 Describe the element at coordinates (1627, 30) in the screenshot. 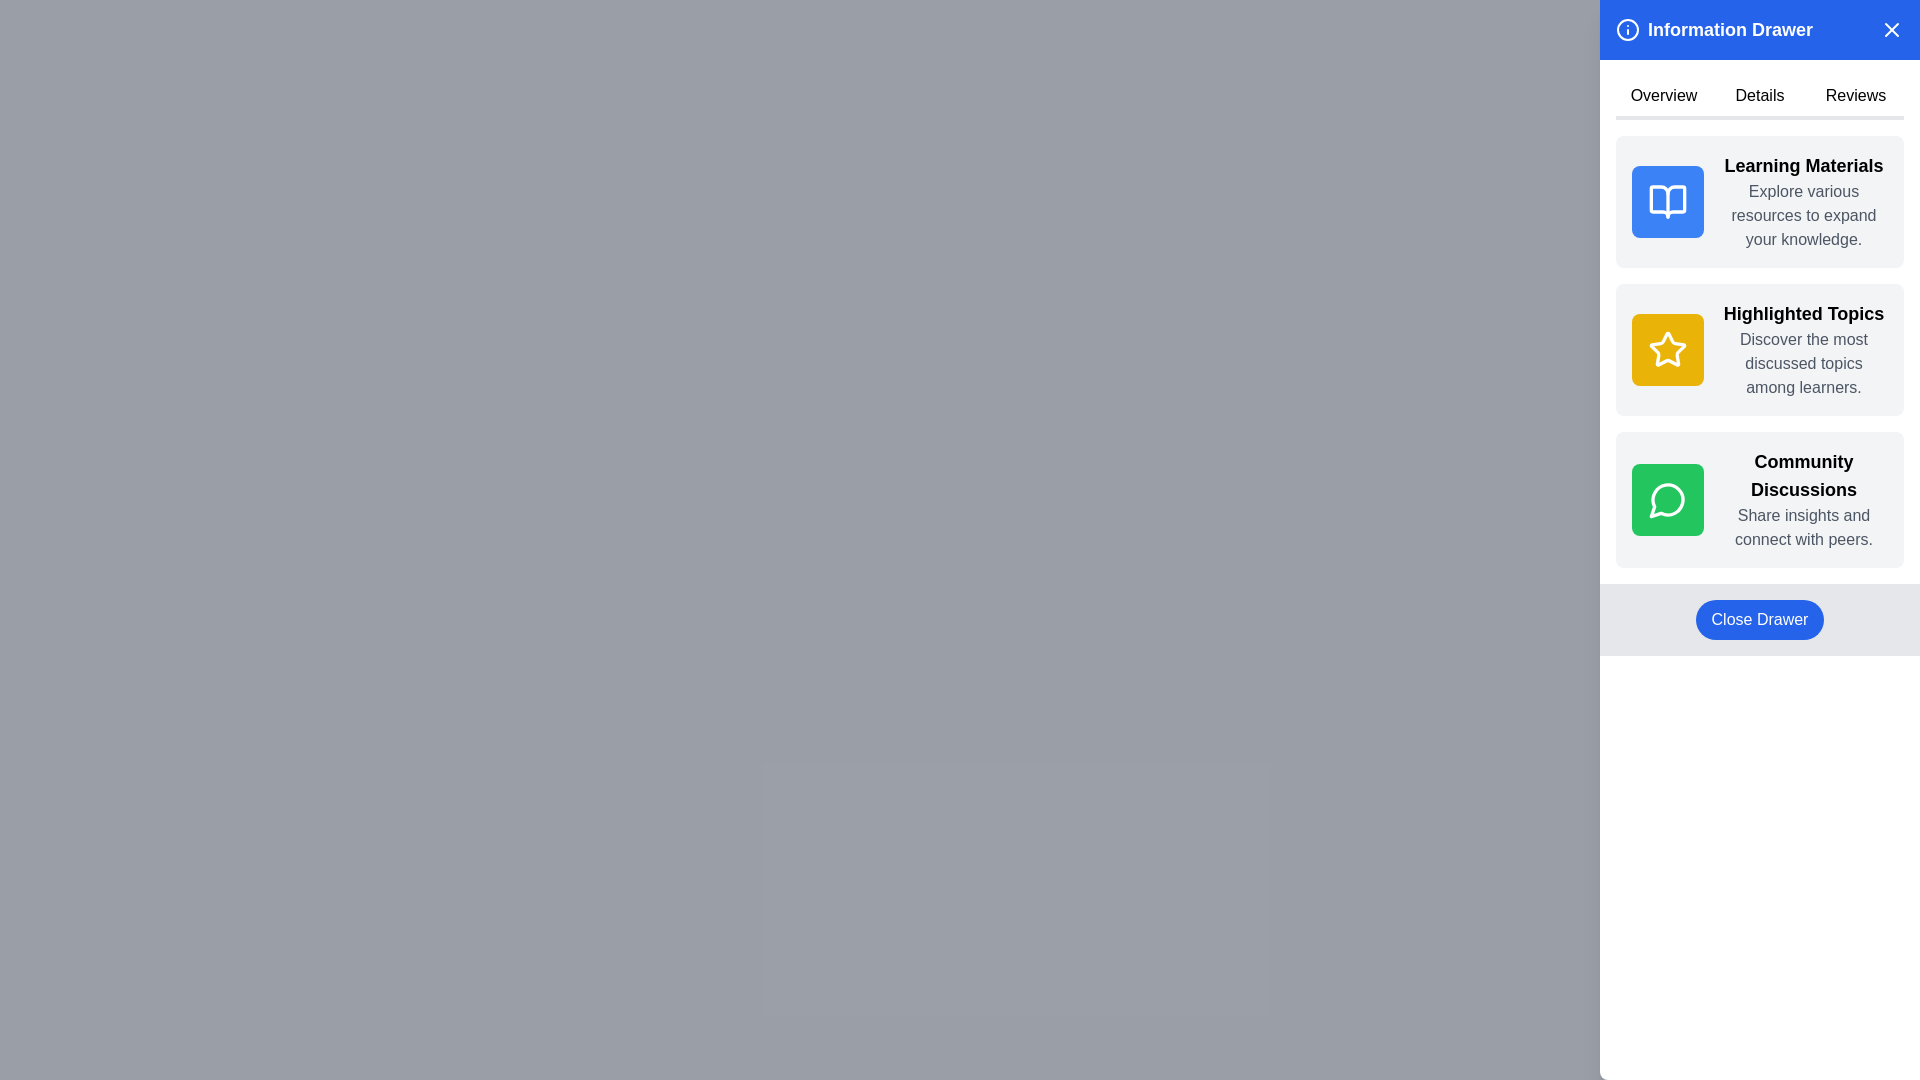

I see `the outermost circle of the 'info' icon in the top-right corner of the 'Information Drawer' sidebar header, which serves as a decorative element indicating additional information` at that location.